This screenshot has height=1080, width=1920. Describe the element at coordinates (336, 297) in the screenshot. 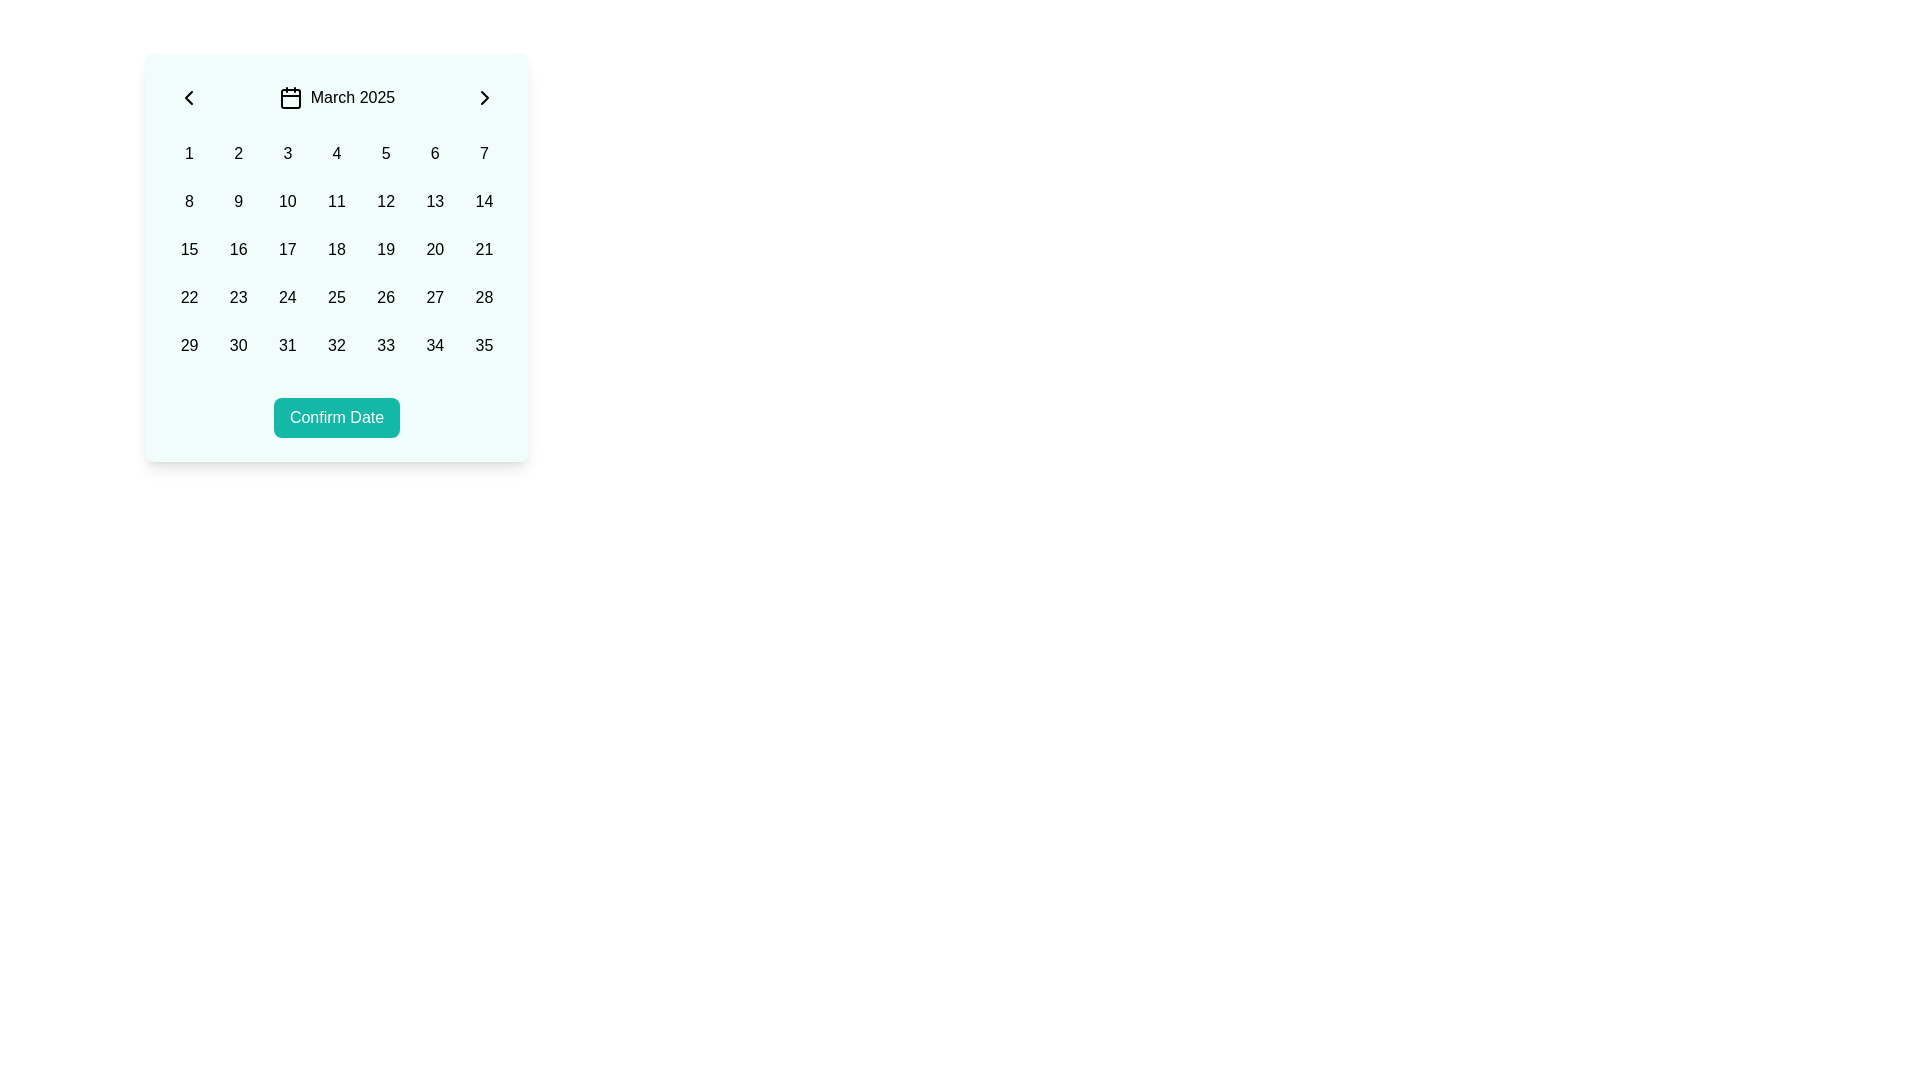

I see `the clickable date cell displaying the number '25'` at that location.